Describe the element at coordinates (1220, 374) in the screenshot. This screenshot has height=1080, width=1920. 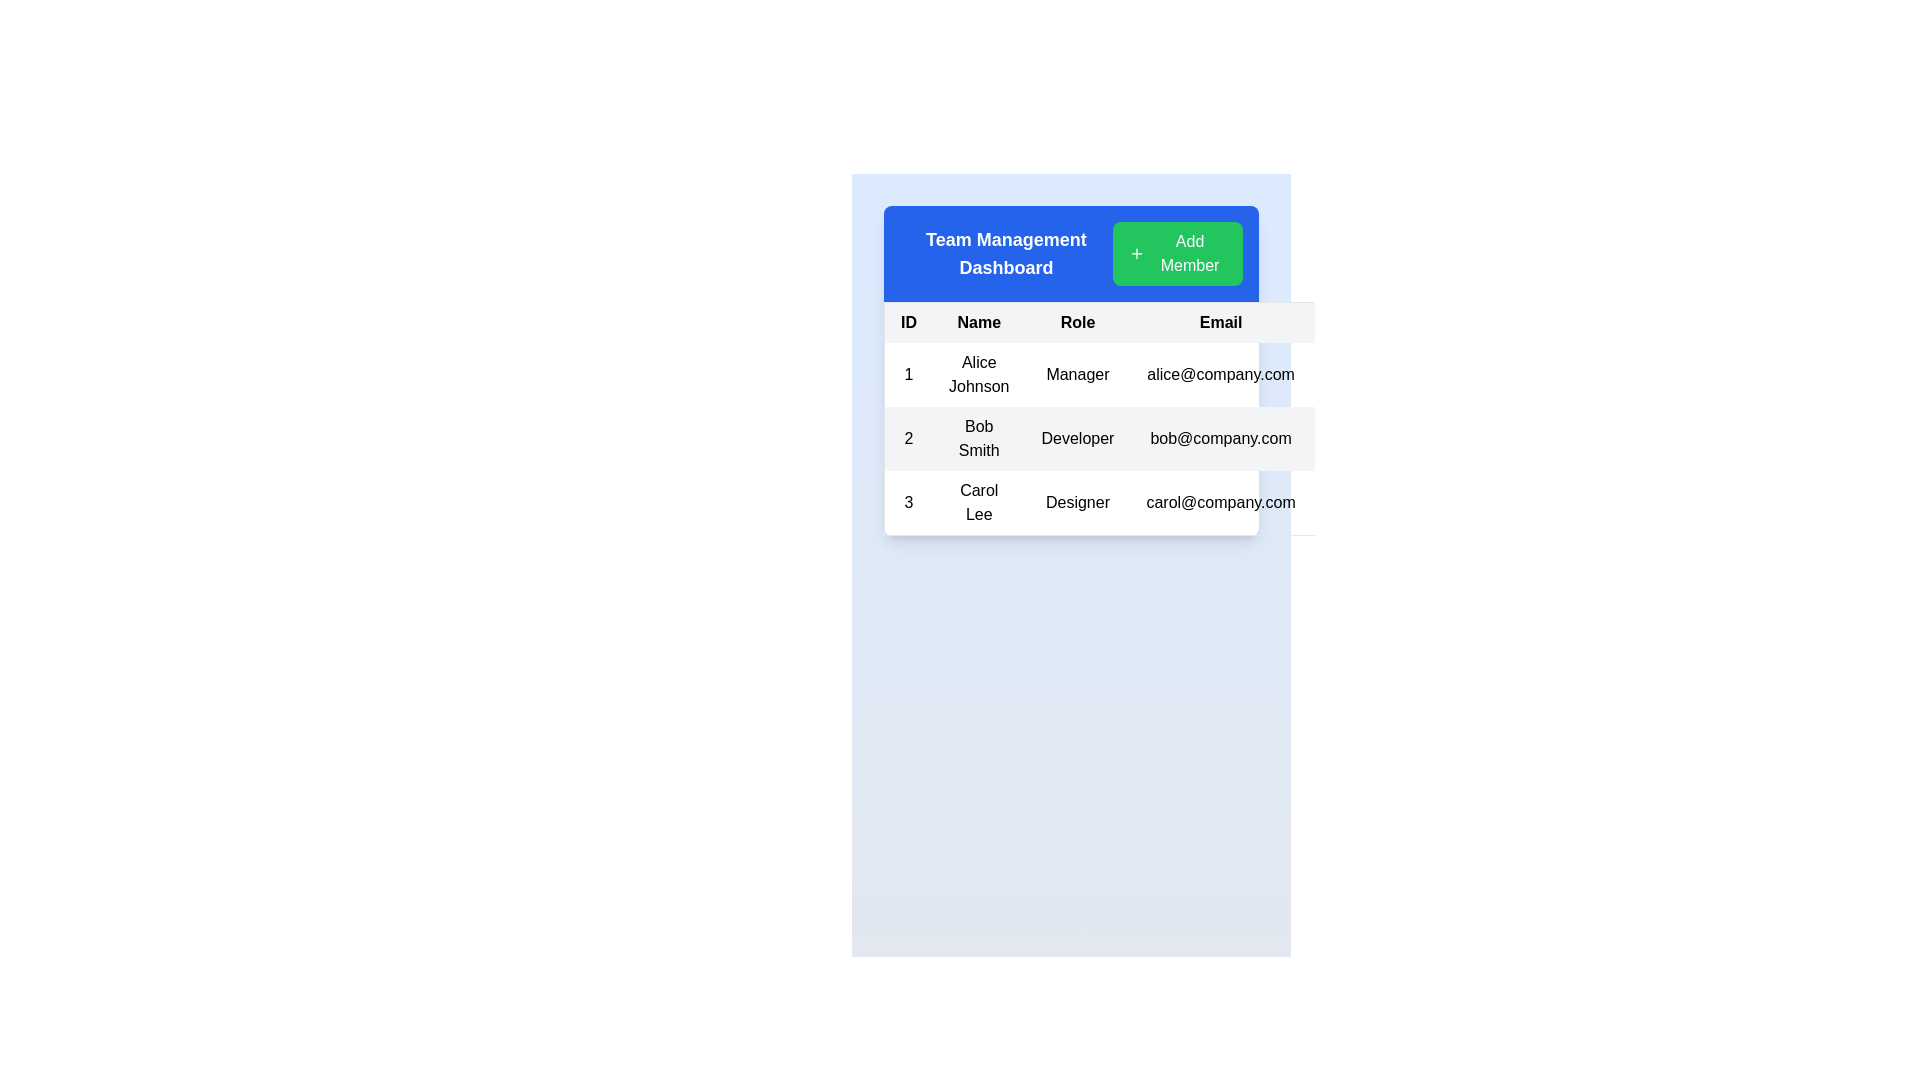
I see `the email address of user 'Alice Johnson'` at that location.